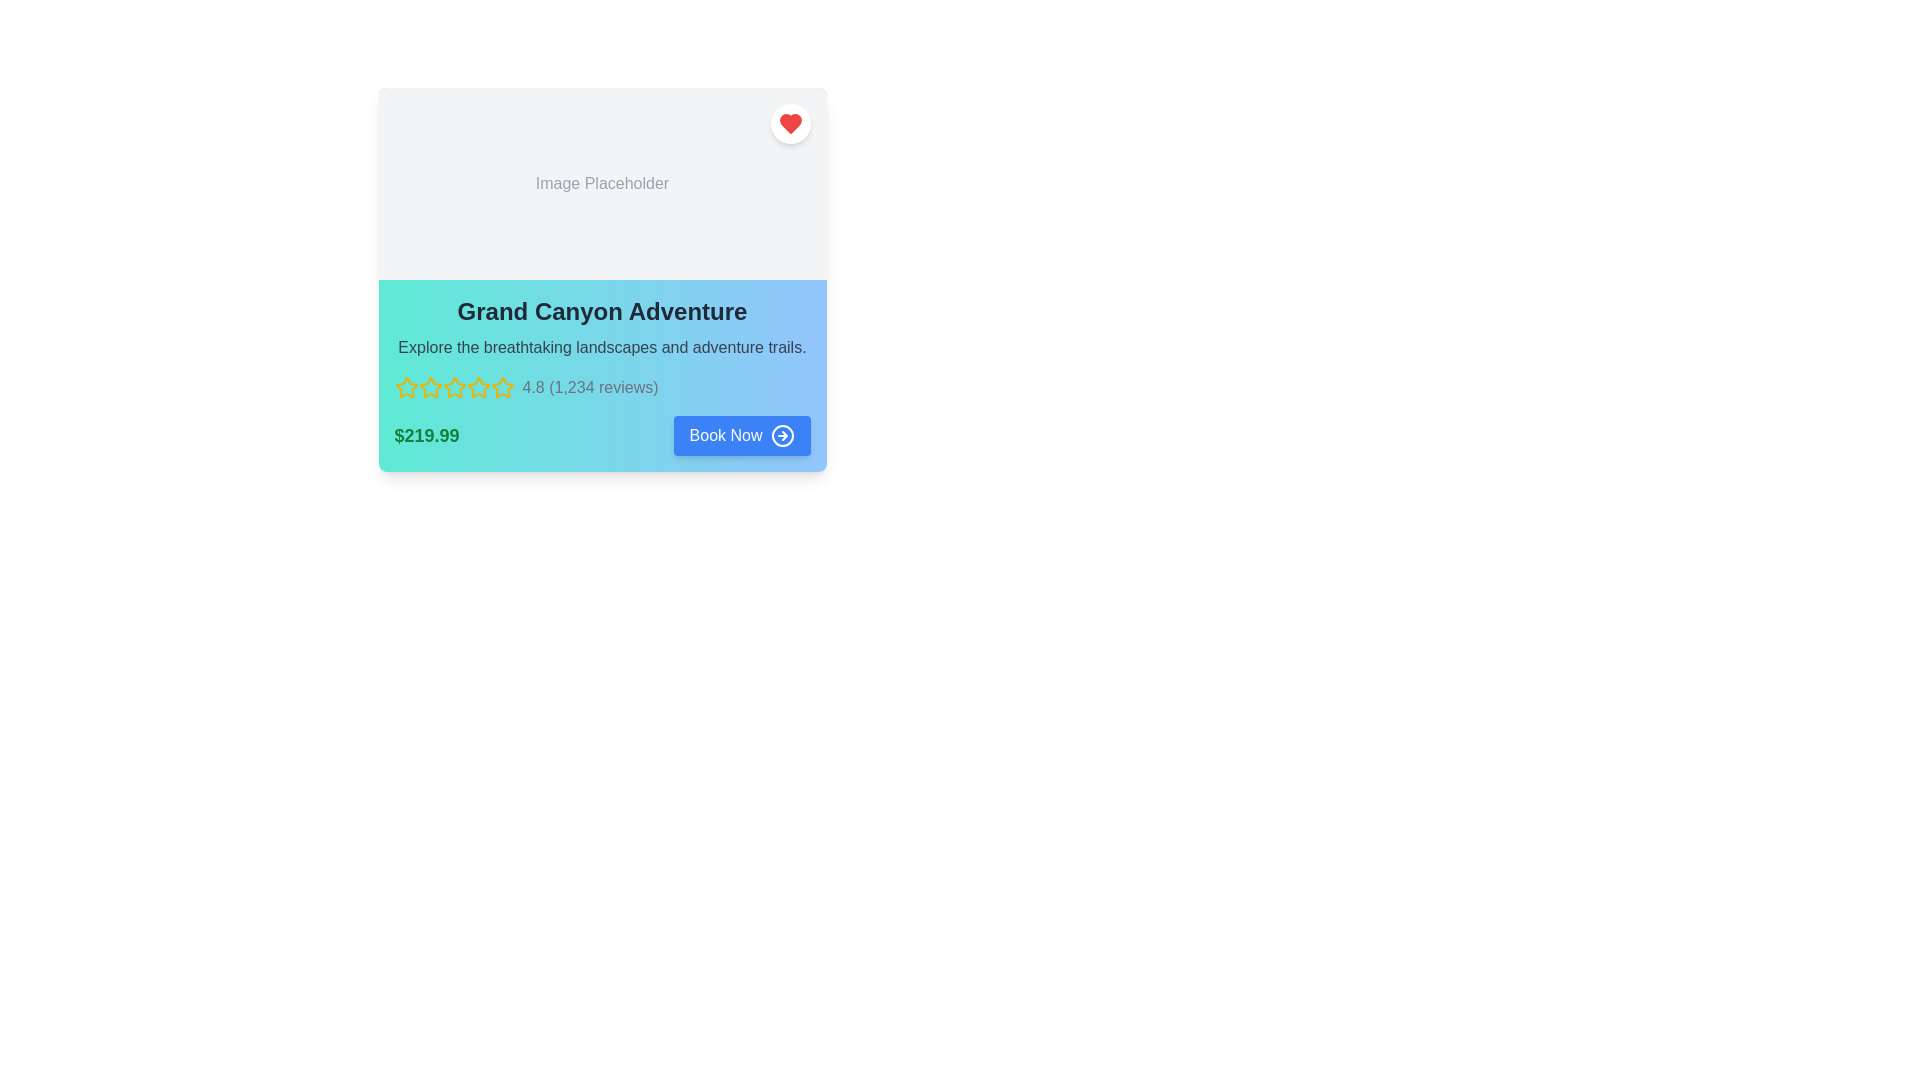 The image size is (1920, 1080). What do you see at coordinates (453, 388) in the screenshot?
I see `the fourth star-shaped icon in the rating section, which has a yellow outline and light blue fill, located beneath the title and description of the card` at bounding box center [453, 388].